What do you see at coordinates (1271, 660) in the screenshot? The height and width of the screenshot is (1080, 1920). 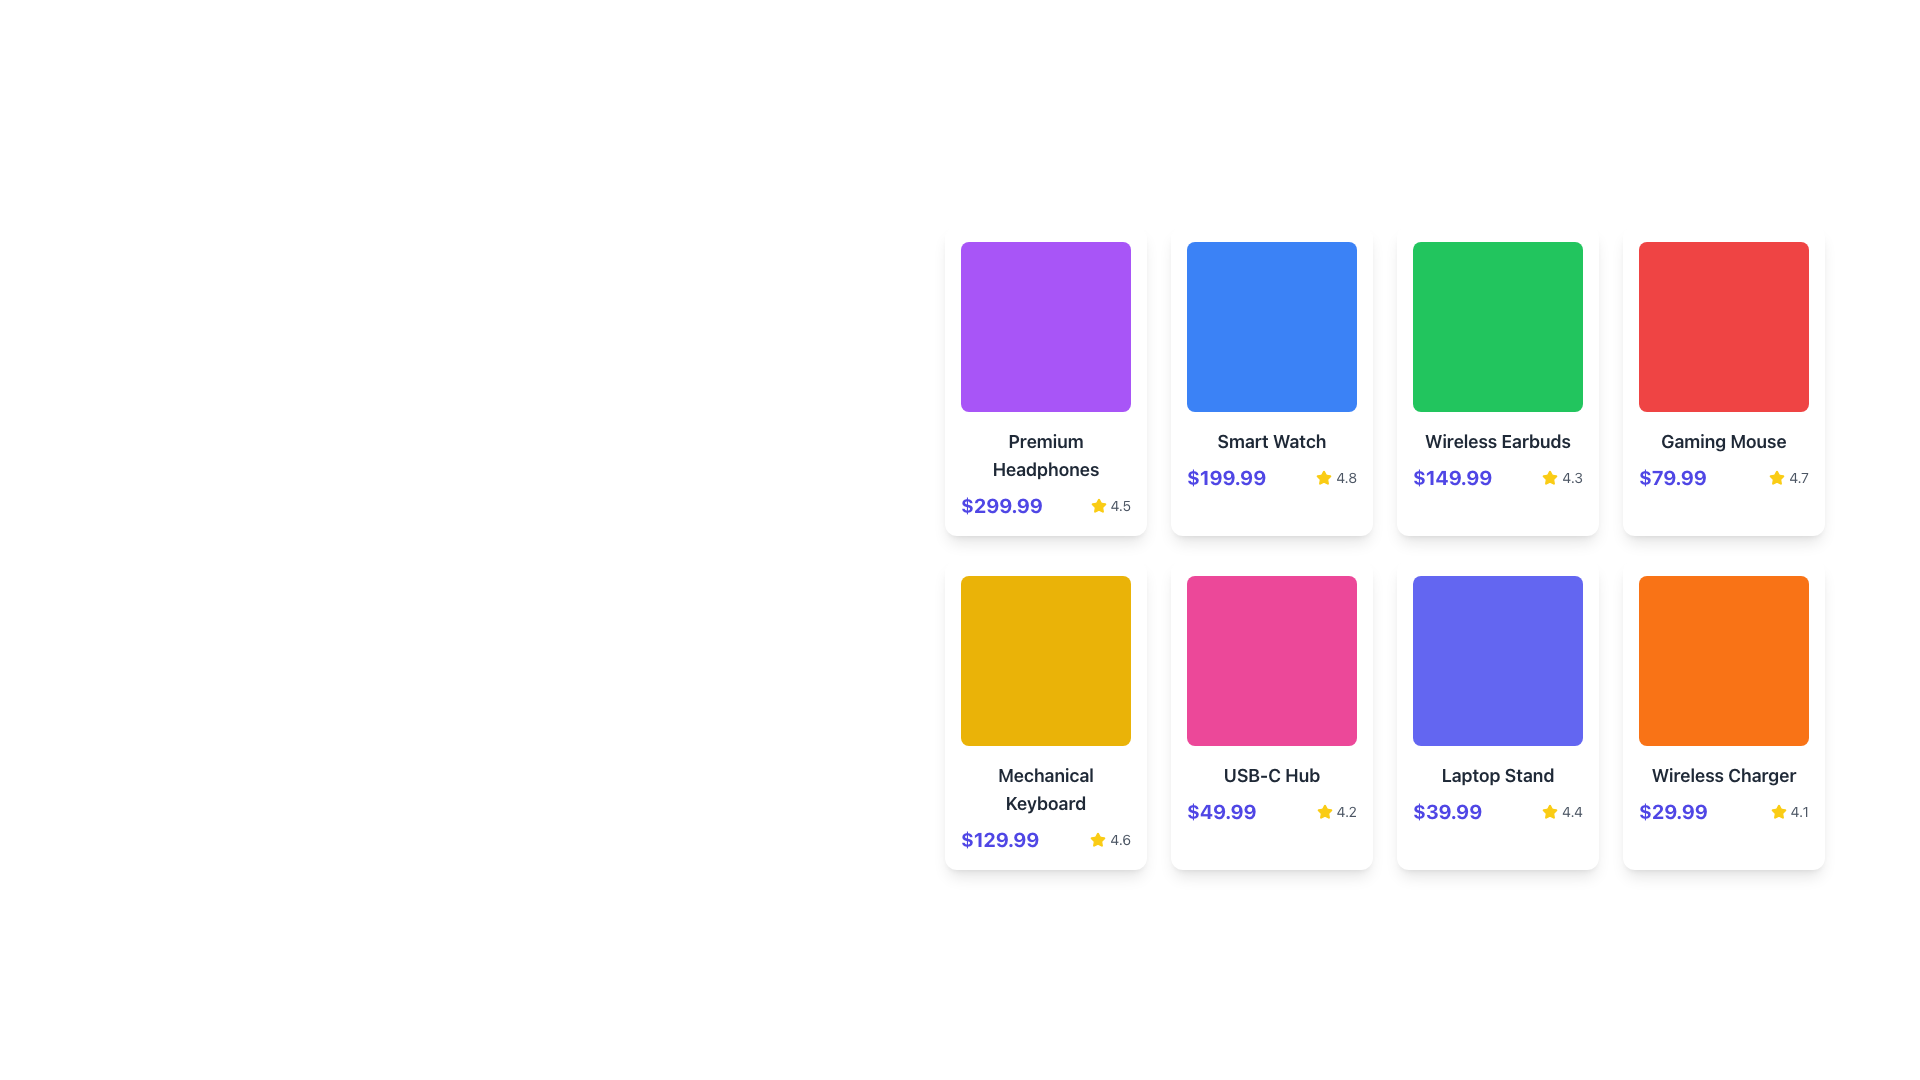 I see `the decorative placeholder element associated with the 'USB-C Hub', which is located in the second-to-last card of the second row in the grid layout` at bounding box center [1271, 660].